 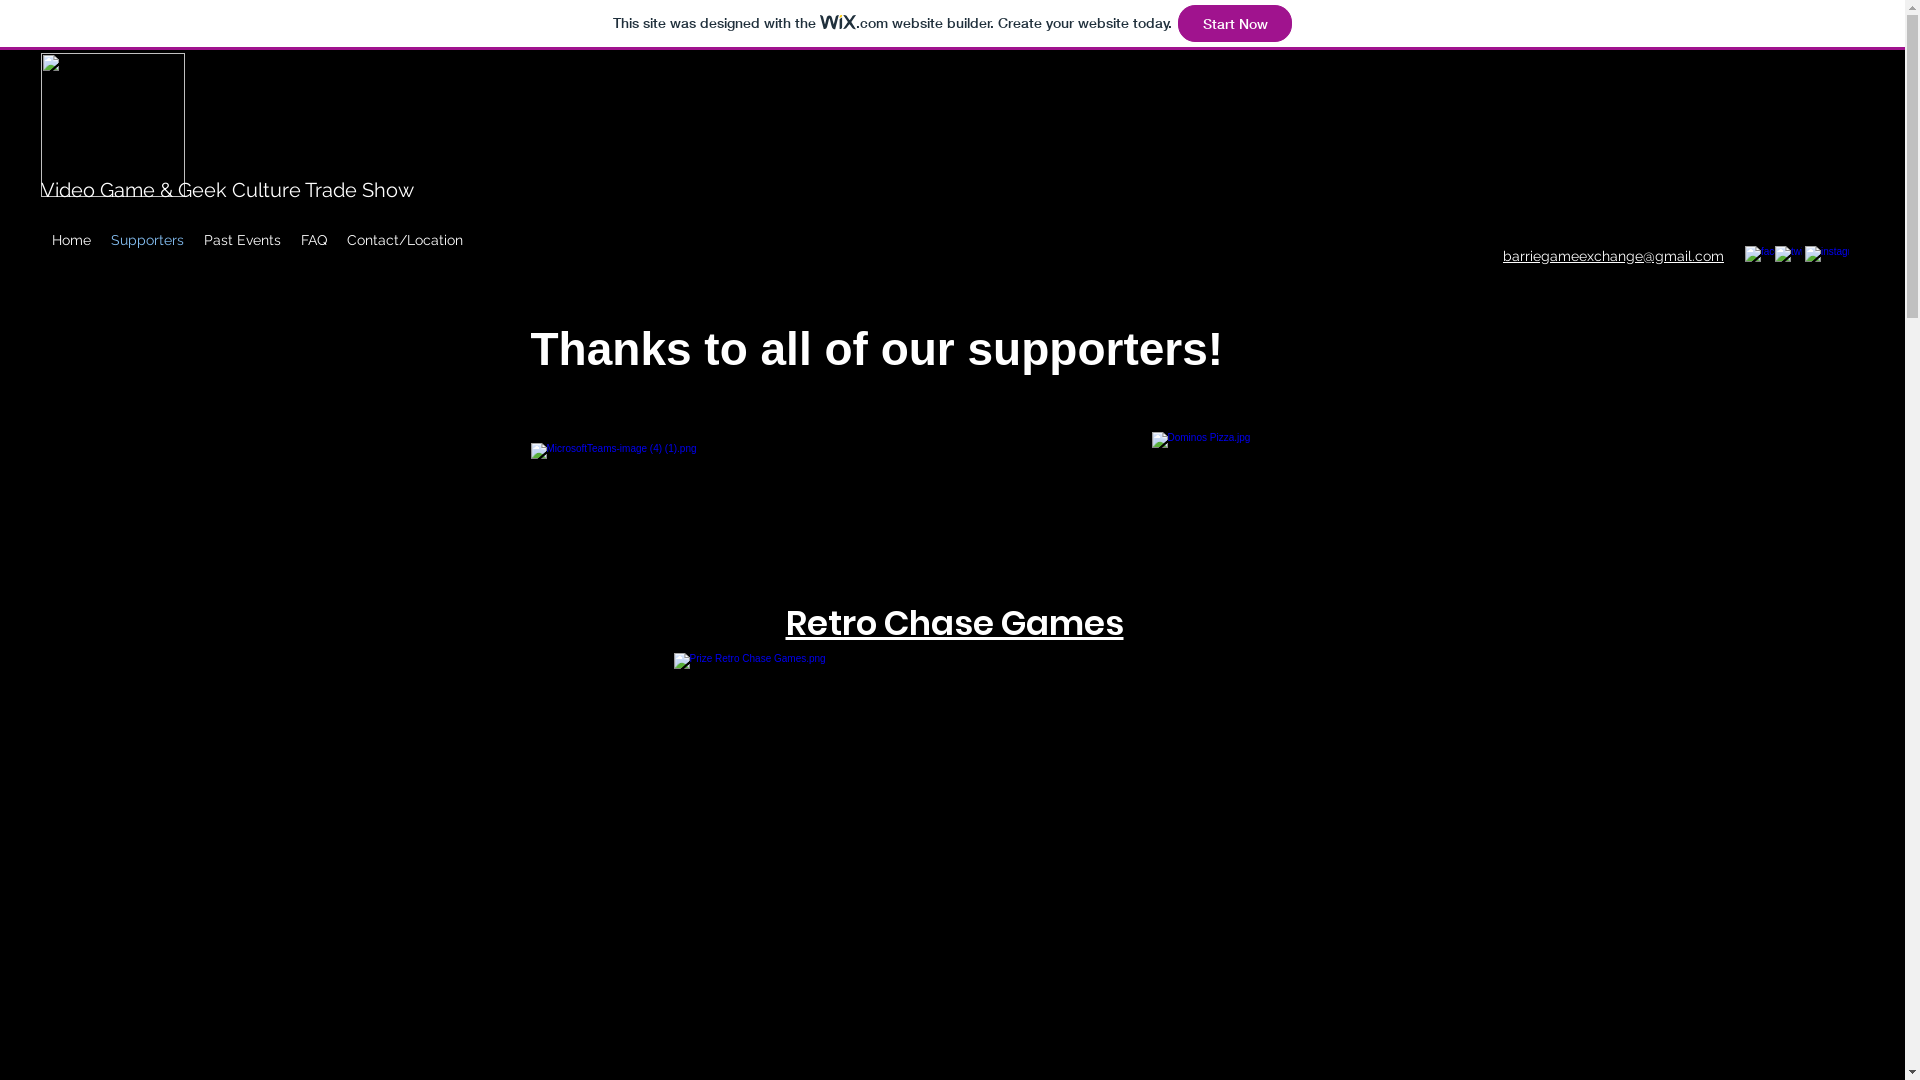 I want to click on 'Past Events', so click(x=241, y=238).